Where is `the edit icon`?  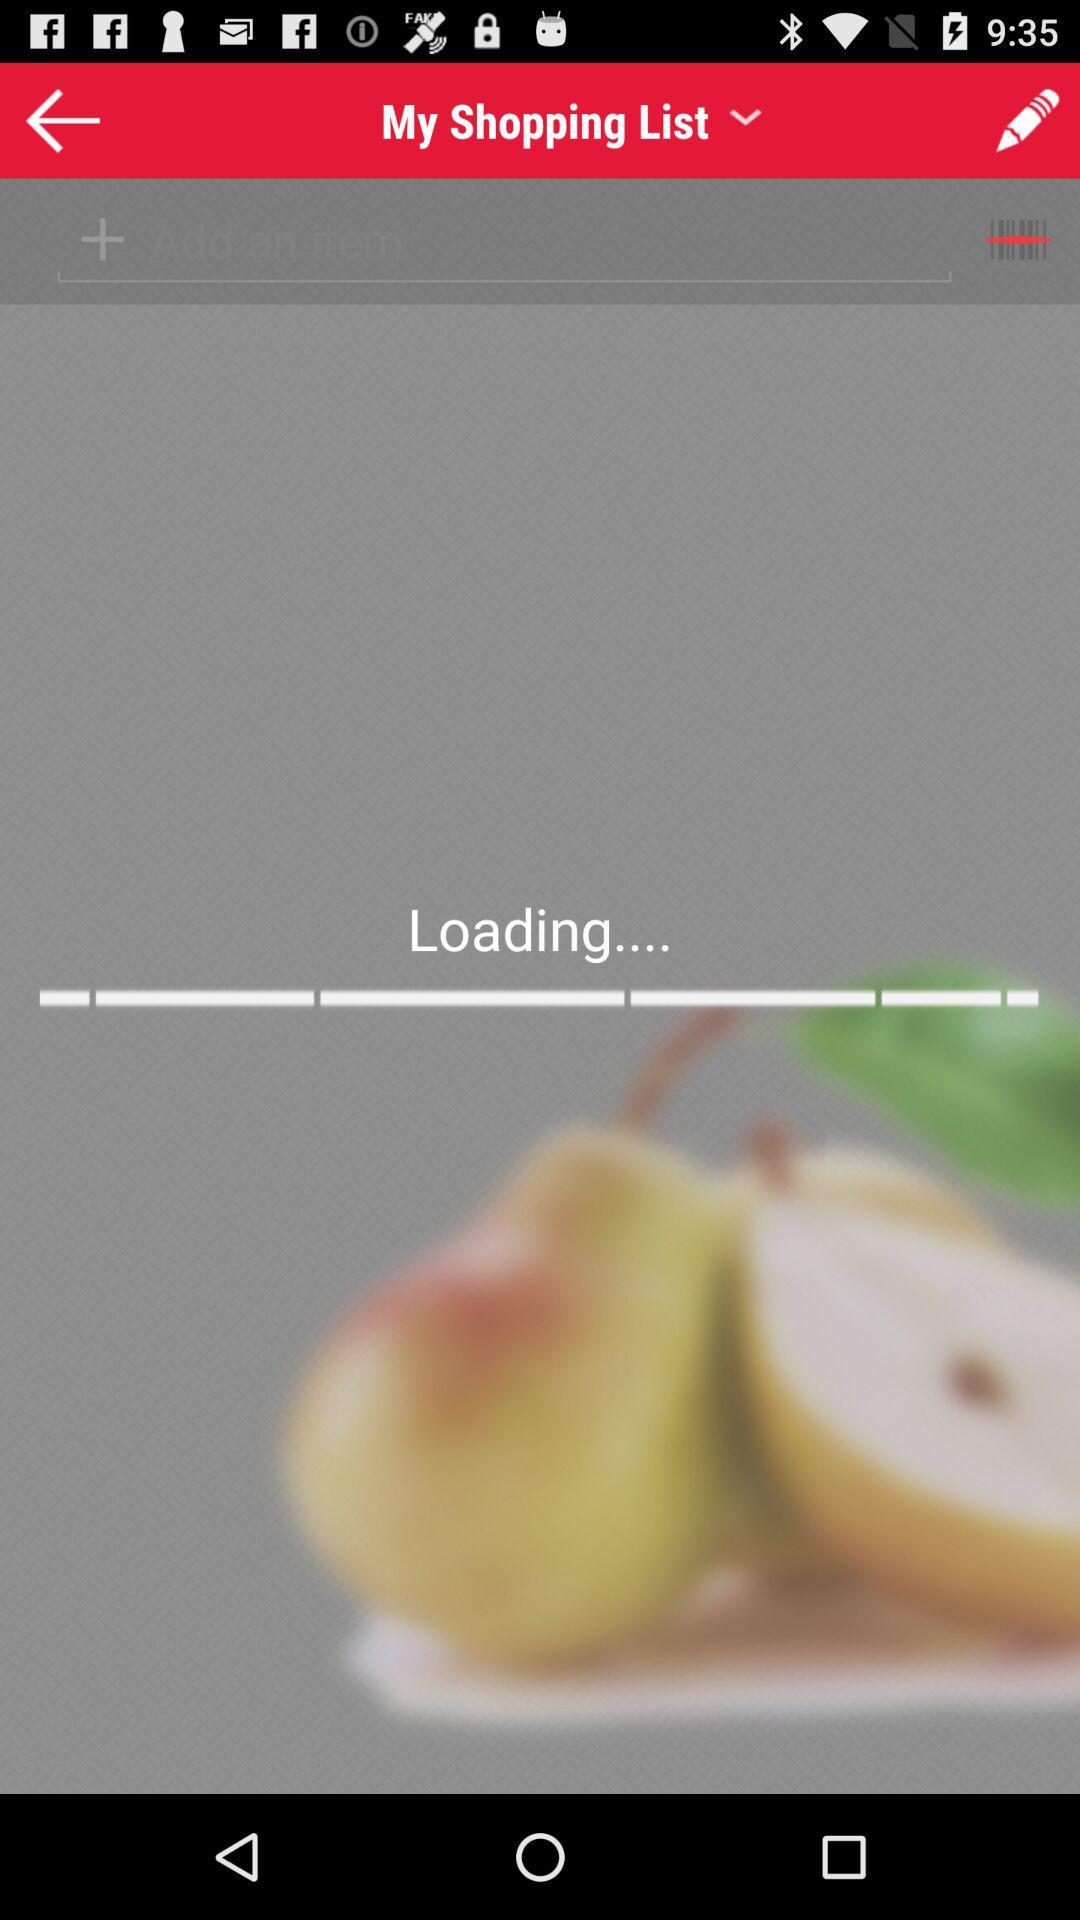 the edit icon is located at coordinates (1027, 128).